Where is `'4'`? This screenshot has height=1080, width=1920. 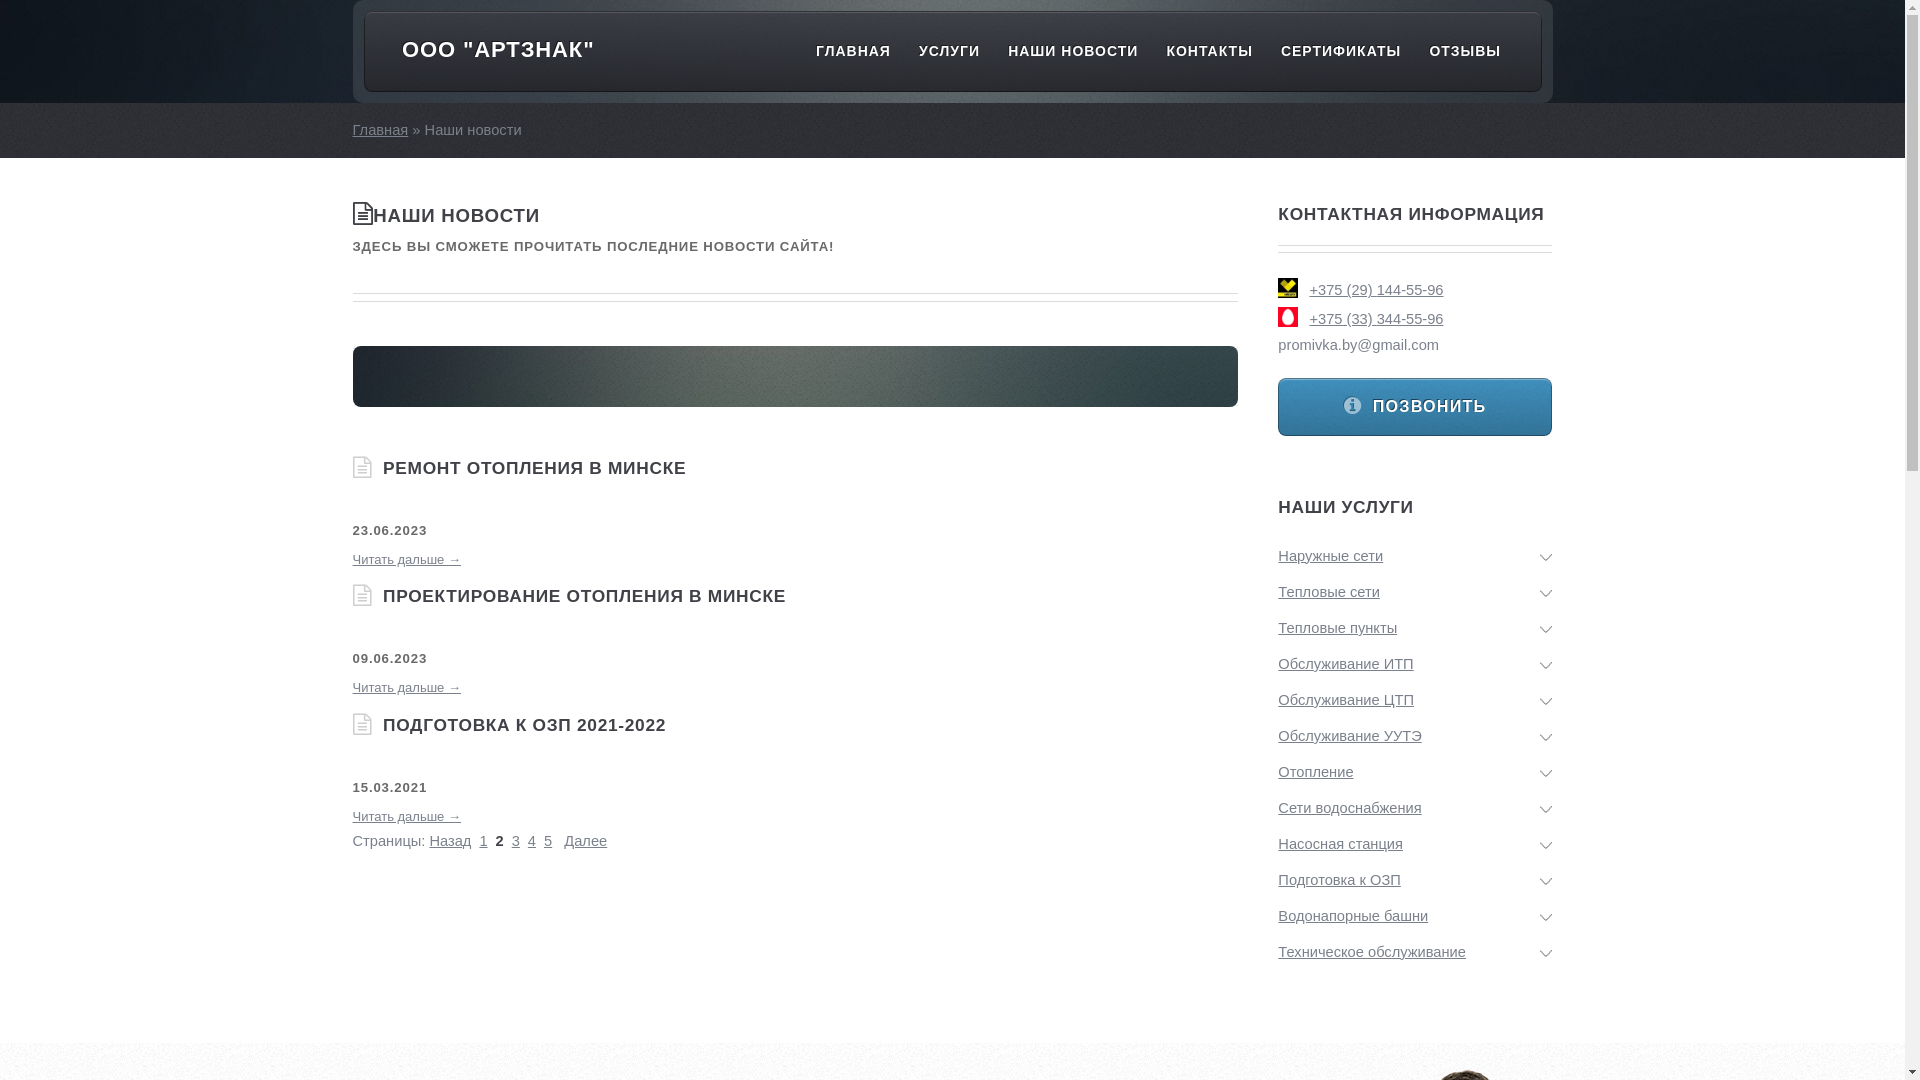 '4' is located at coordinates (528, 840).